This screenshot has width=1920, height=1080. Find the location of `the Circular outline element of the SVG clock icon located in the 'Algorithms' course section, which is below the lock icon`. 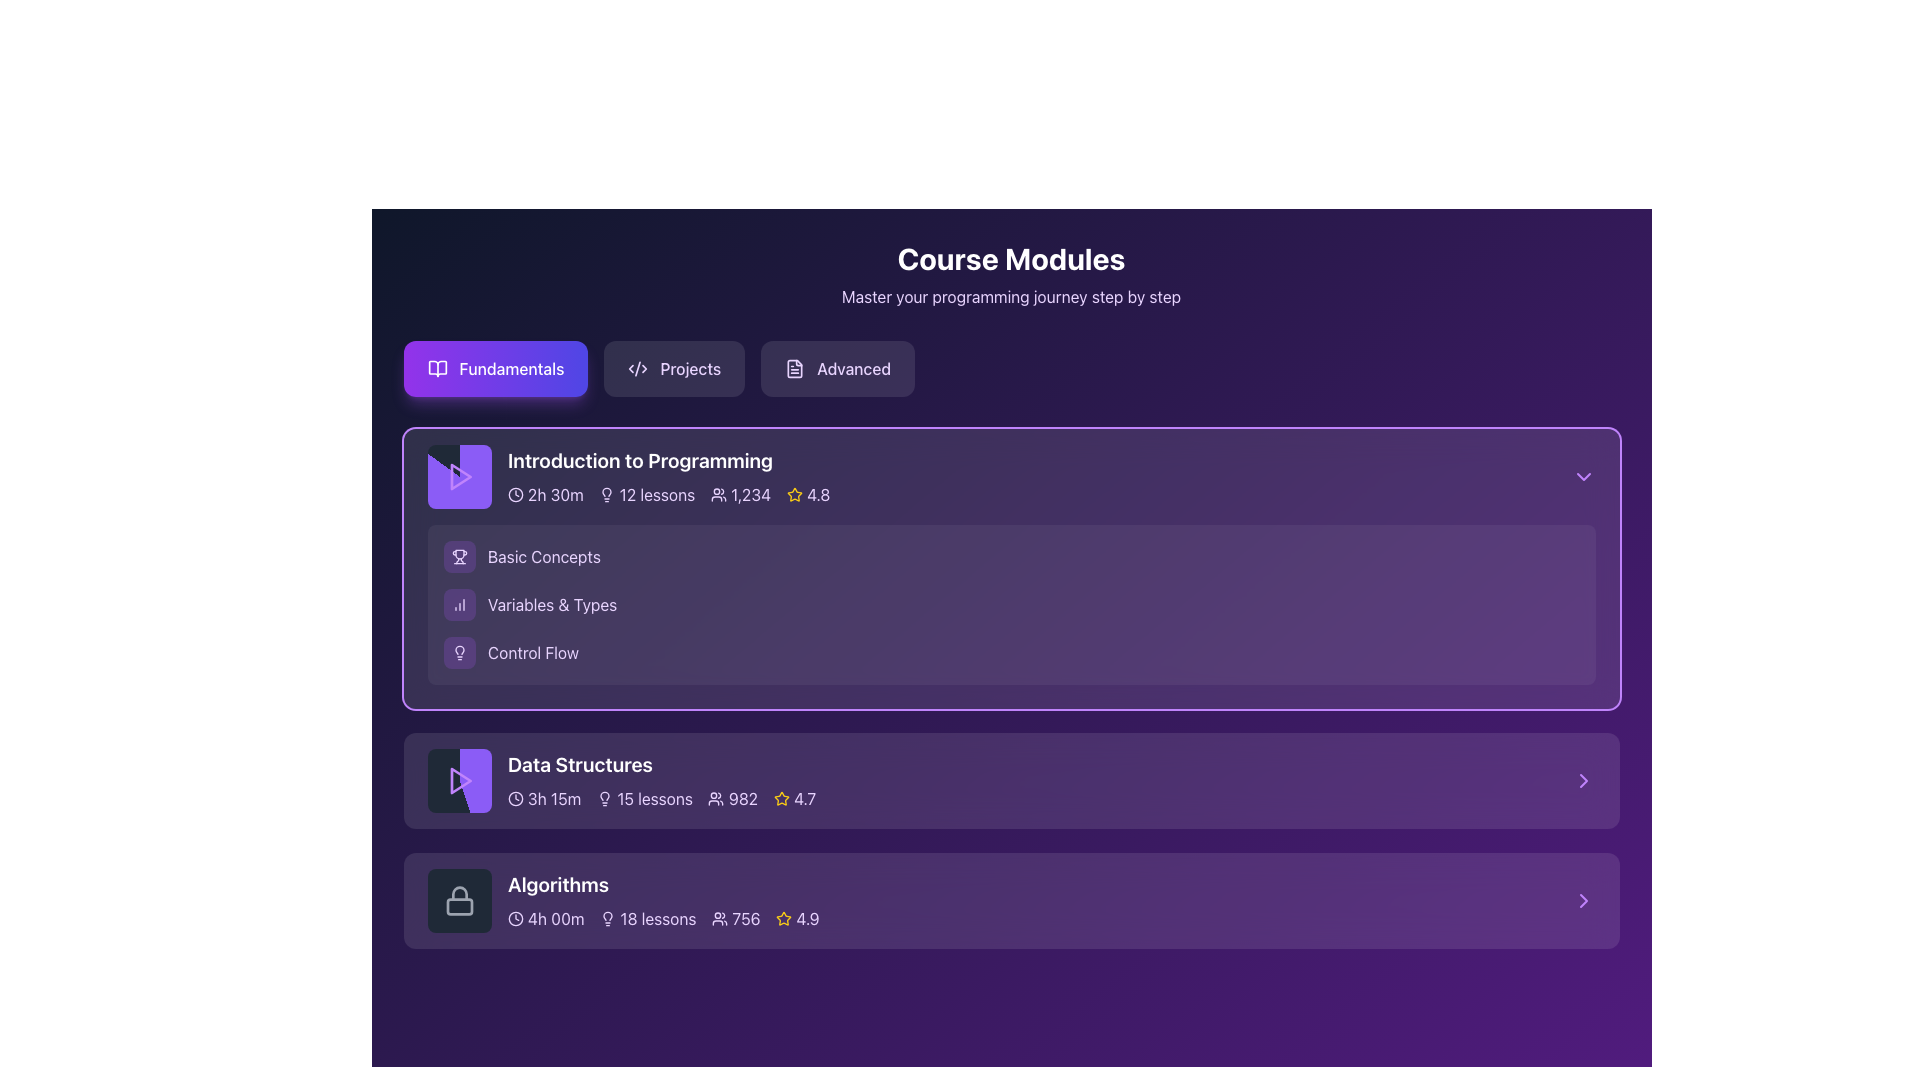

the Circular outline element of the SVG clock icon located in the 'Algorithms' course section, which is below the lock icon is located at coordinates (515, 918).